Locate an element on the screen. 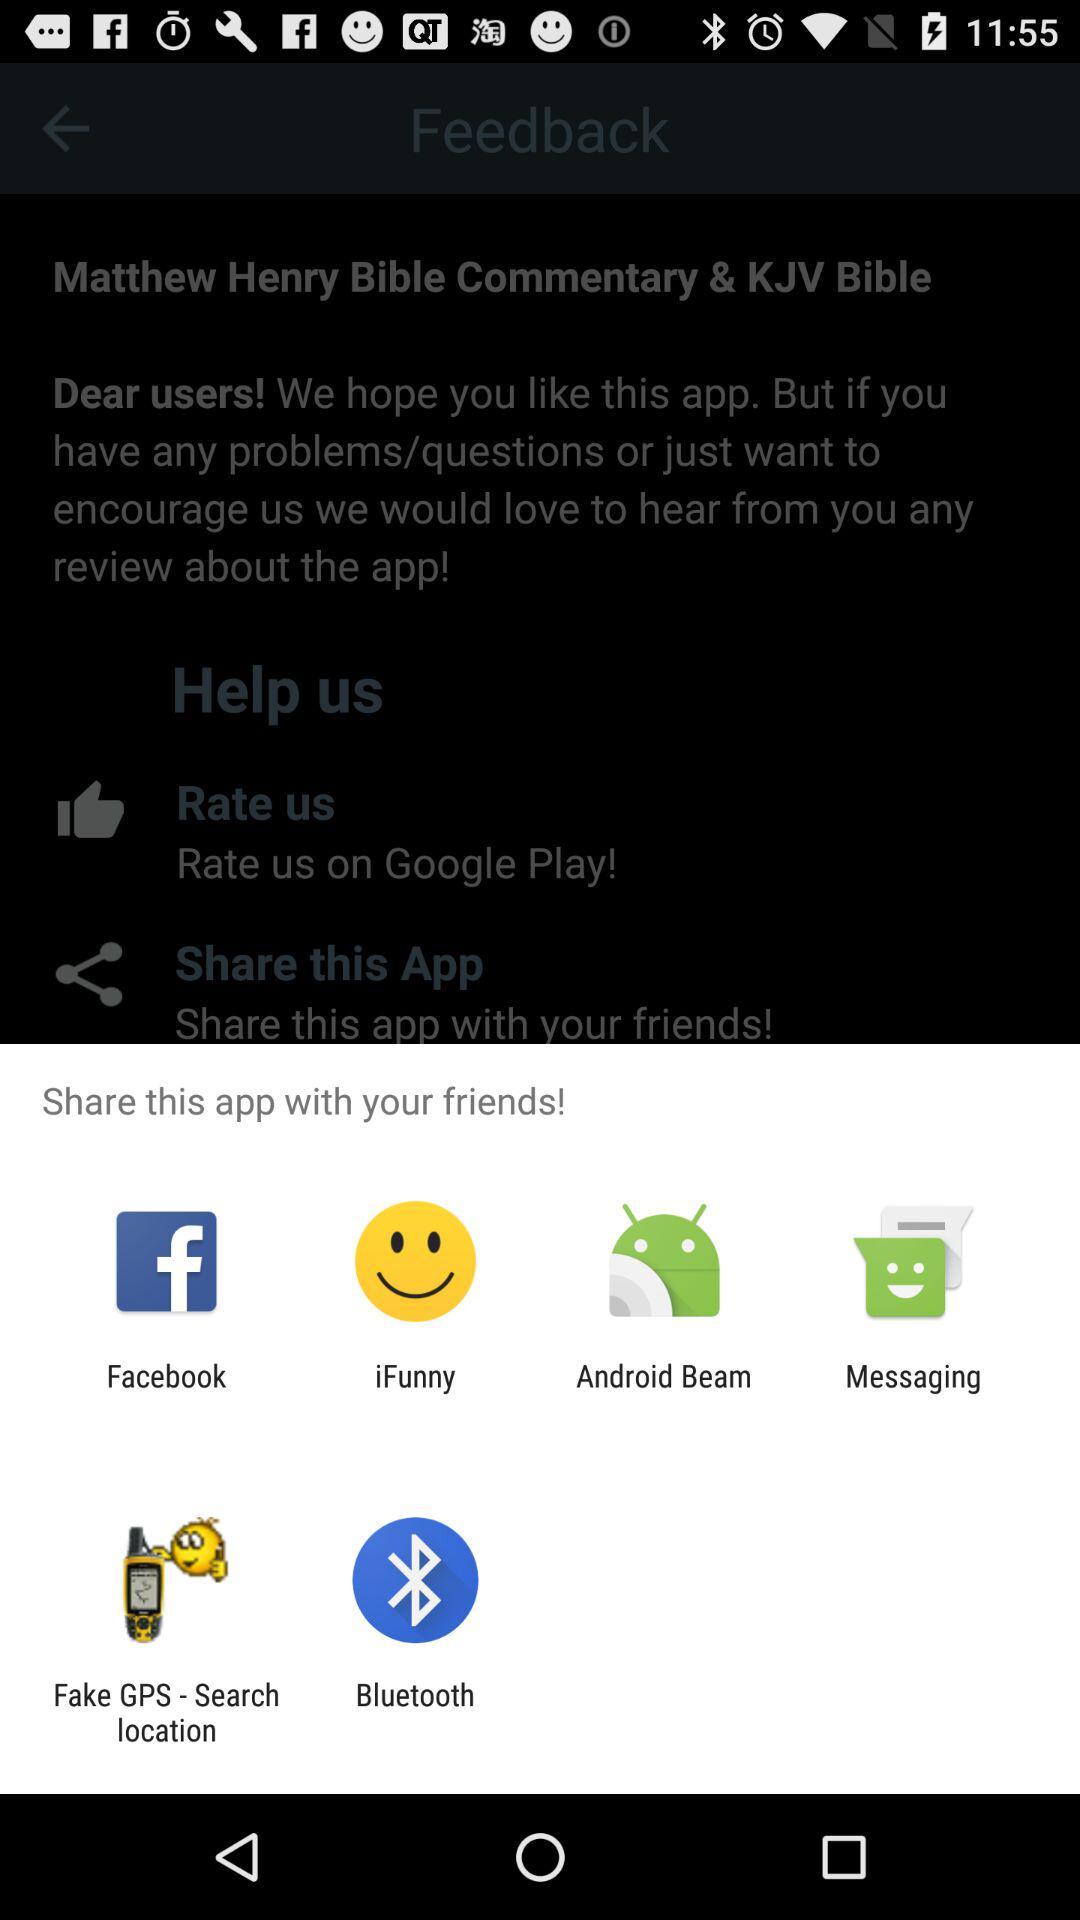 The height and width of the screenshot is (1920, 1080). the item to the right of the android beam item is located at coordinates (913, 1392).